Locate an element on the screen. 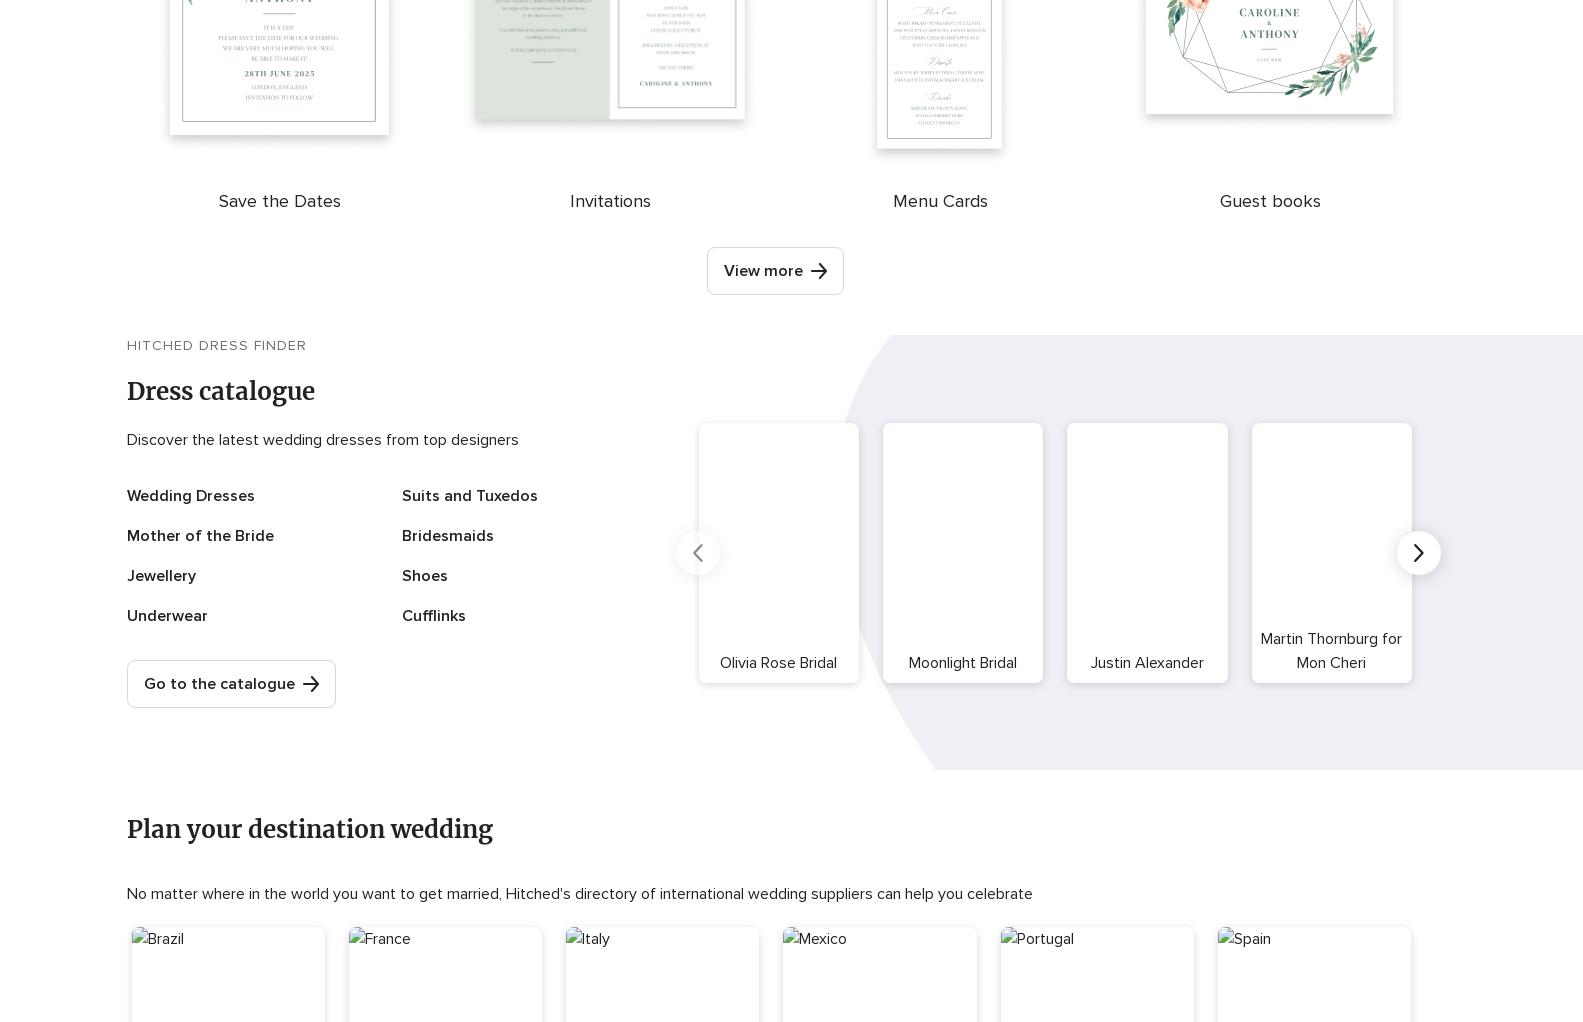 Image resolution: width=1583 pixels, height=1022 pixels. 'Justin Alexander' is located at coordinates (1147, 660).